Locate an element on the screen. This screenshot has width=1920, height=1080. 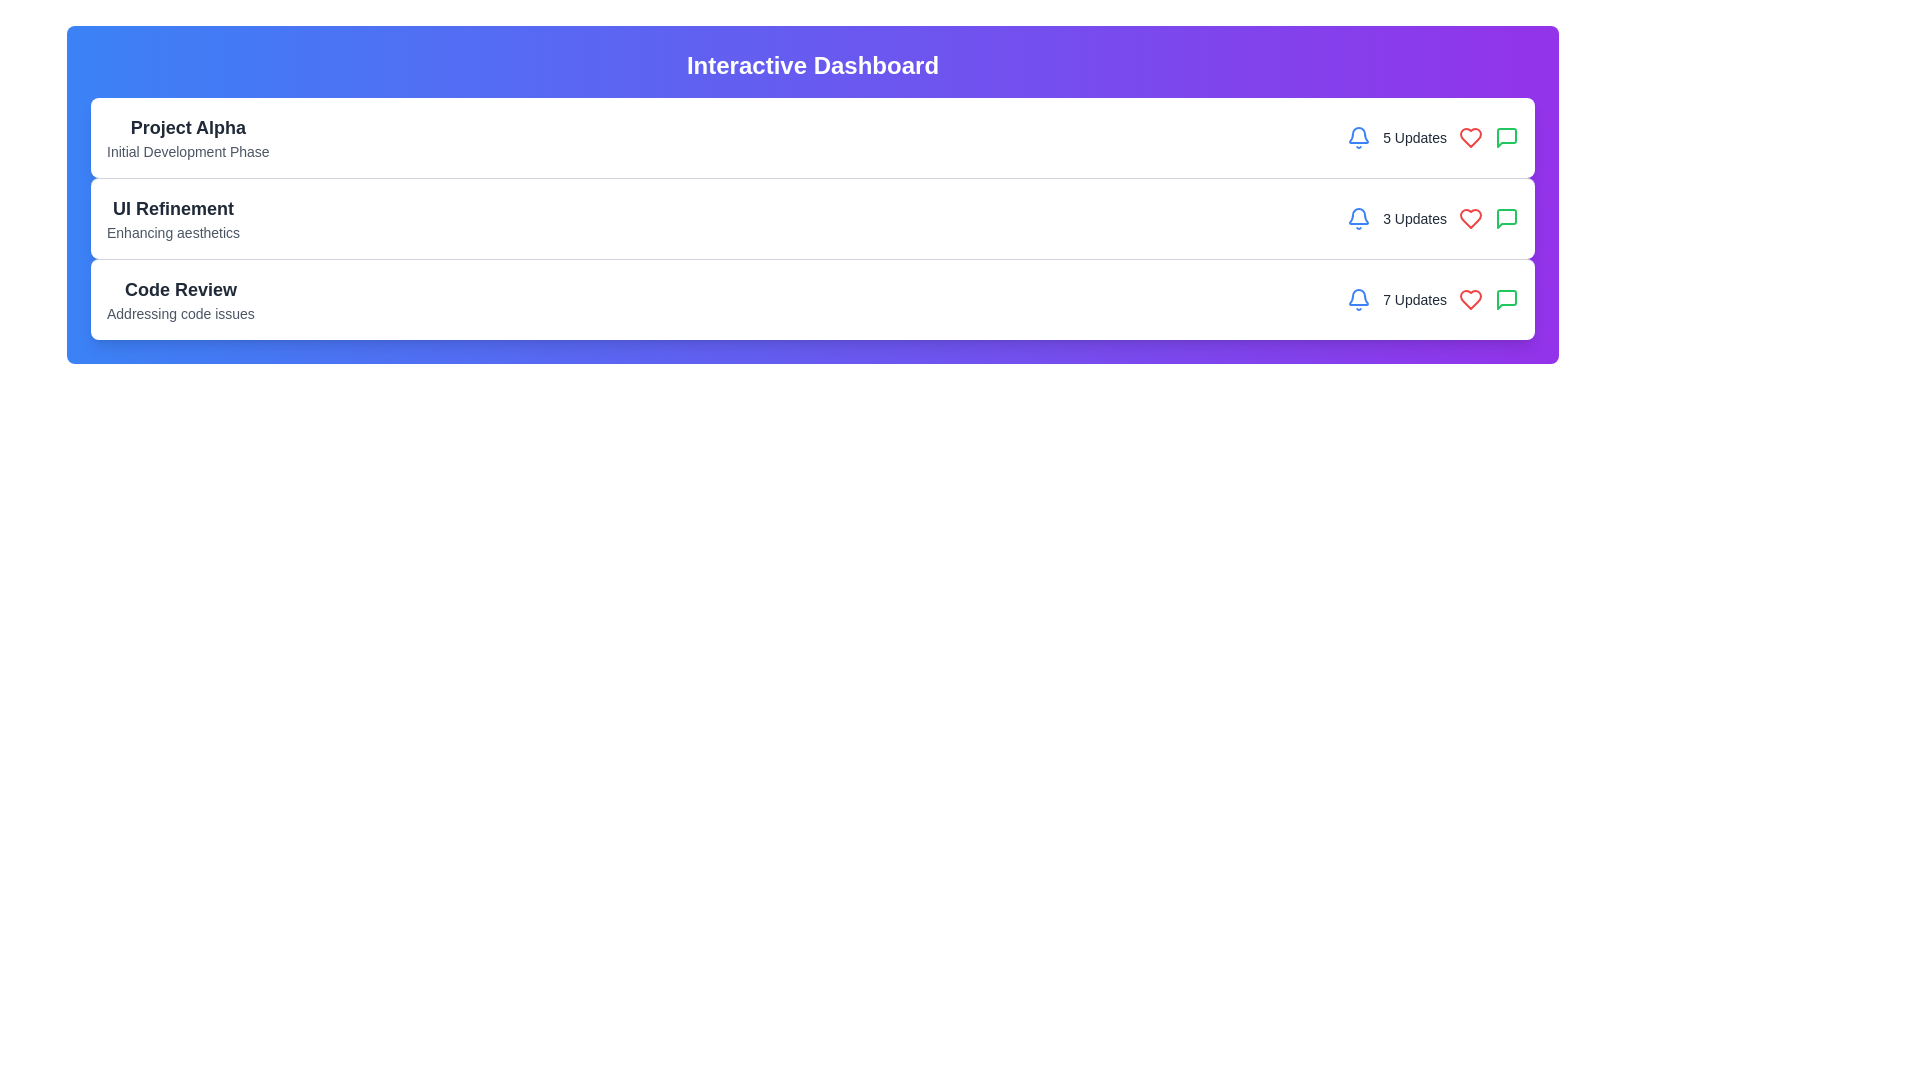
the text element displaying 'Enhancing aesthetics' in smaller, gray-colored font, which is styled as a subheading beneath the title 'UI Refinement' is located at coordinates (173, 231).